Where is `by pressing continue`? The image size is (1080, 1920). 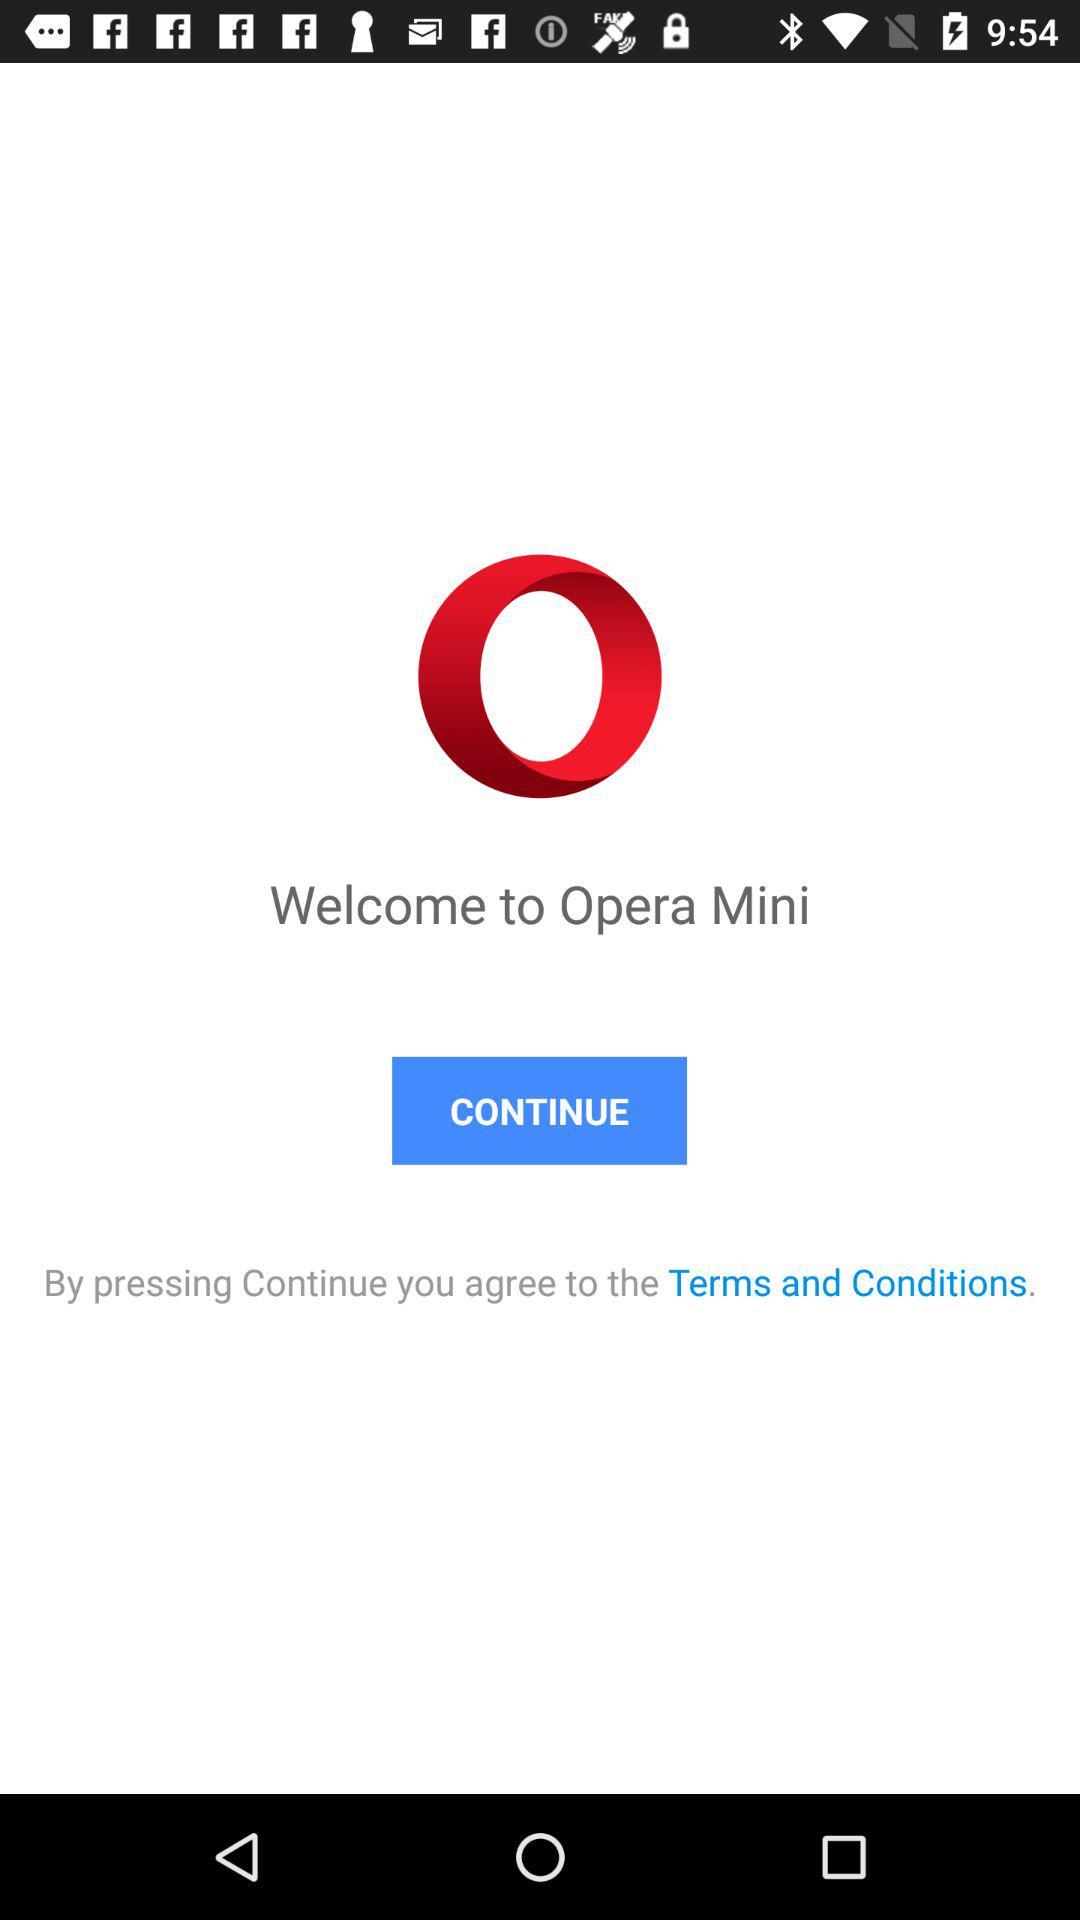 by pressing continue is located at coordinates (540, 1260).